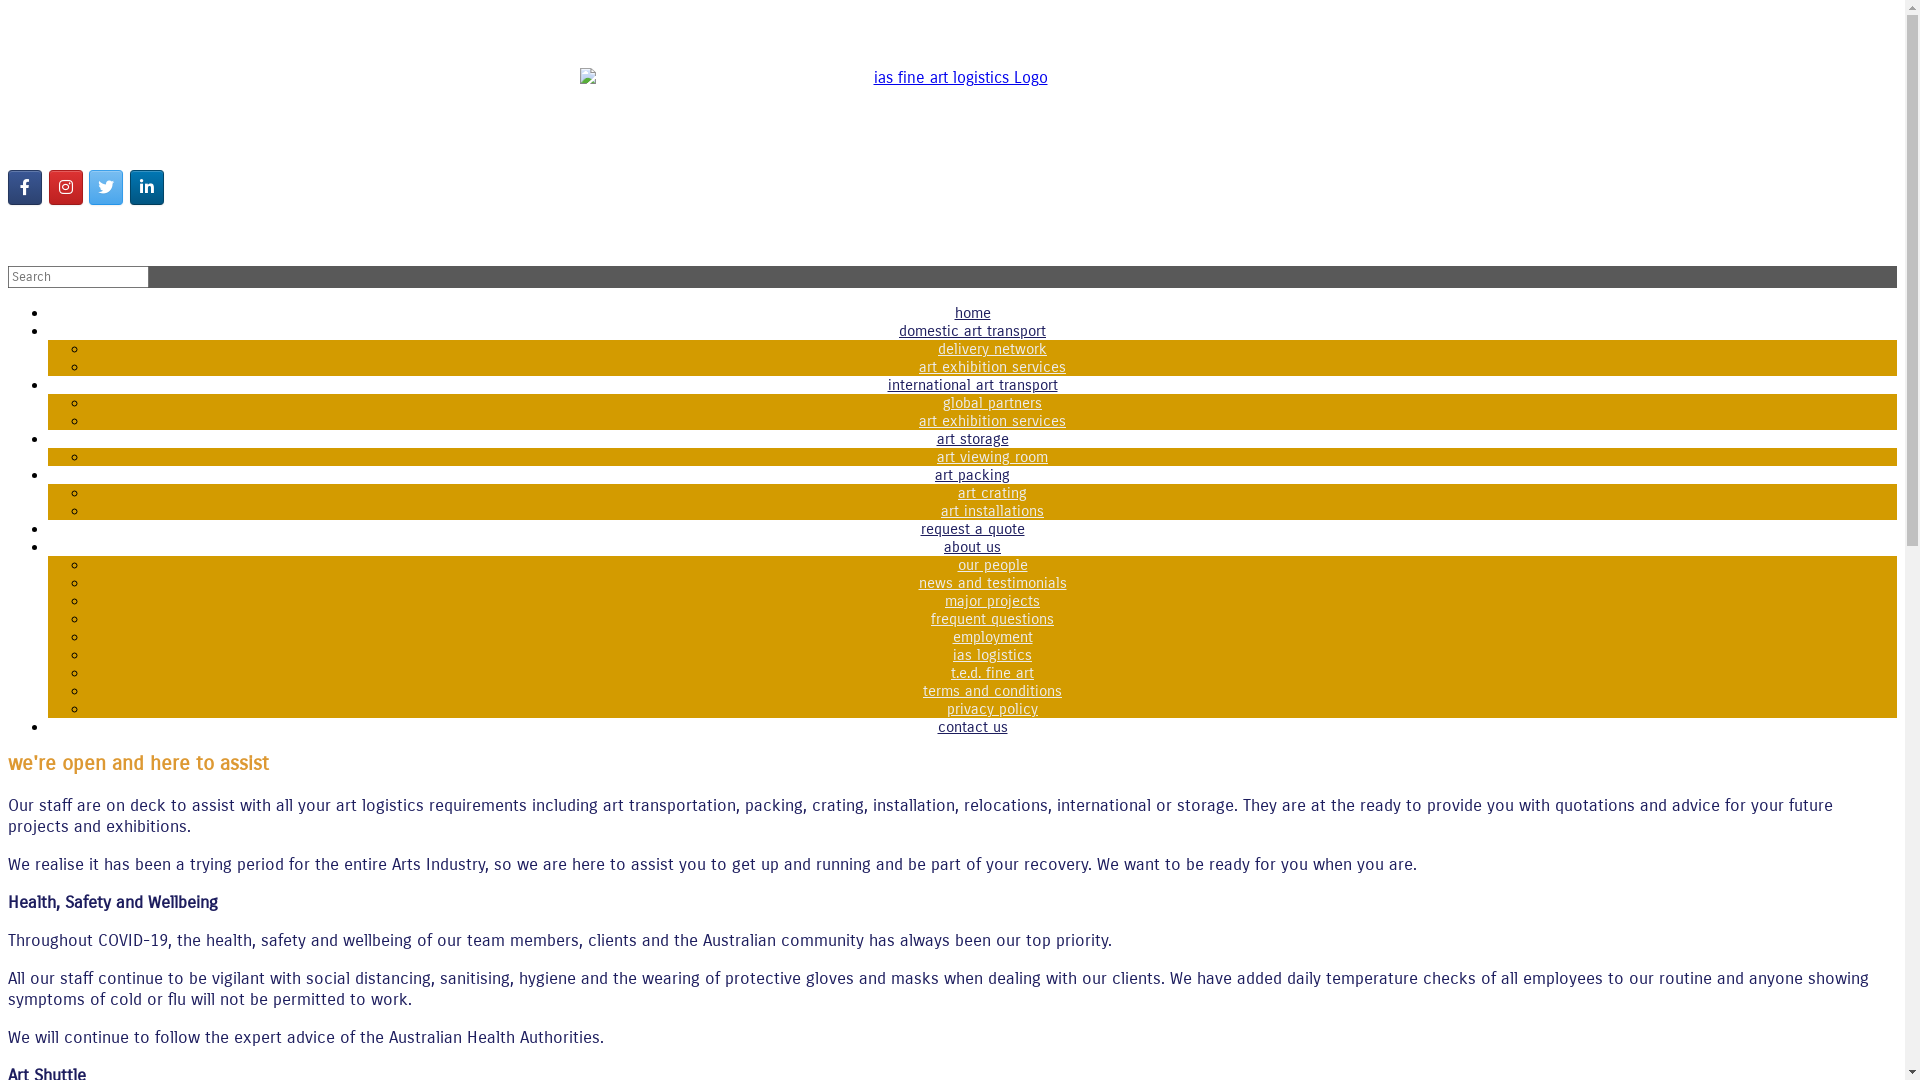 The height and width of the screenshot is (1080, 1920). Describe the element at coordinates (971, 527) in the screenshot. I see `'request a quote'` at that location.